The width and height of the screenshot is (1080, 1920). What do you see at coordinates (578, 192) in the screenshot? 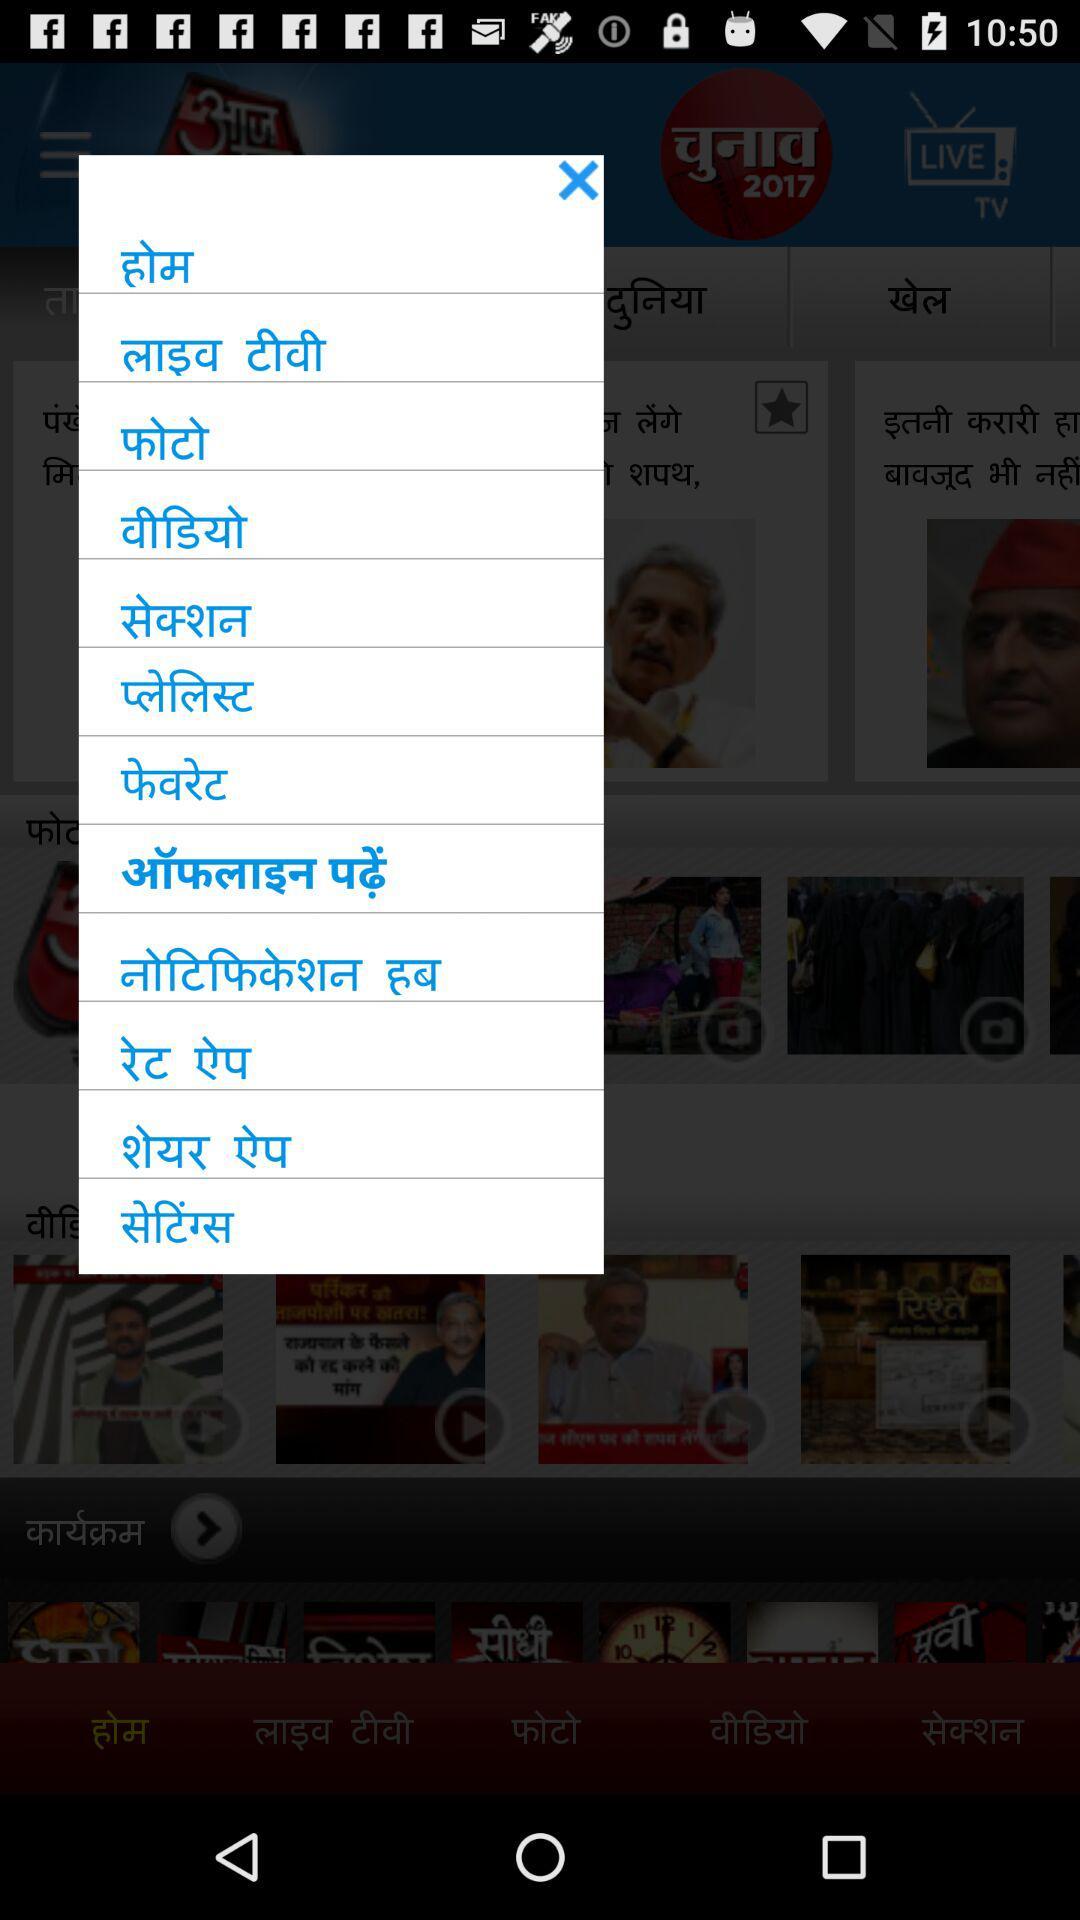
I see `the close icon` at bounding box center [578, 192].